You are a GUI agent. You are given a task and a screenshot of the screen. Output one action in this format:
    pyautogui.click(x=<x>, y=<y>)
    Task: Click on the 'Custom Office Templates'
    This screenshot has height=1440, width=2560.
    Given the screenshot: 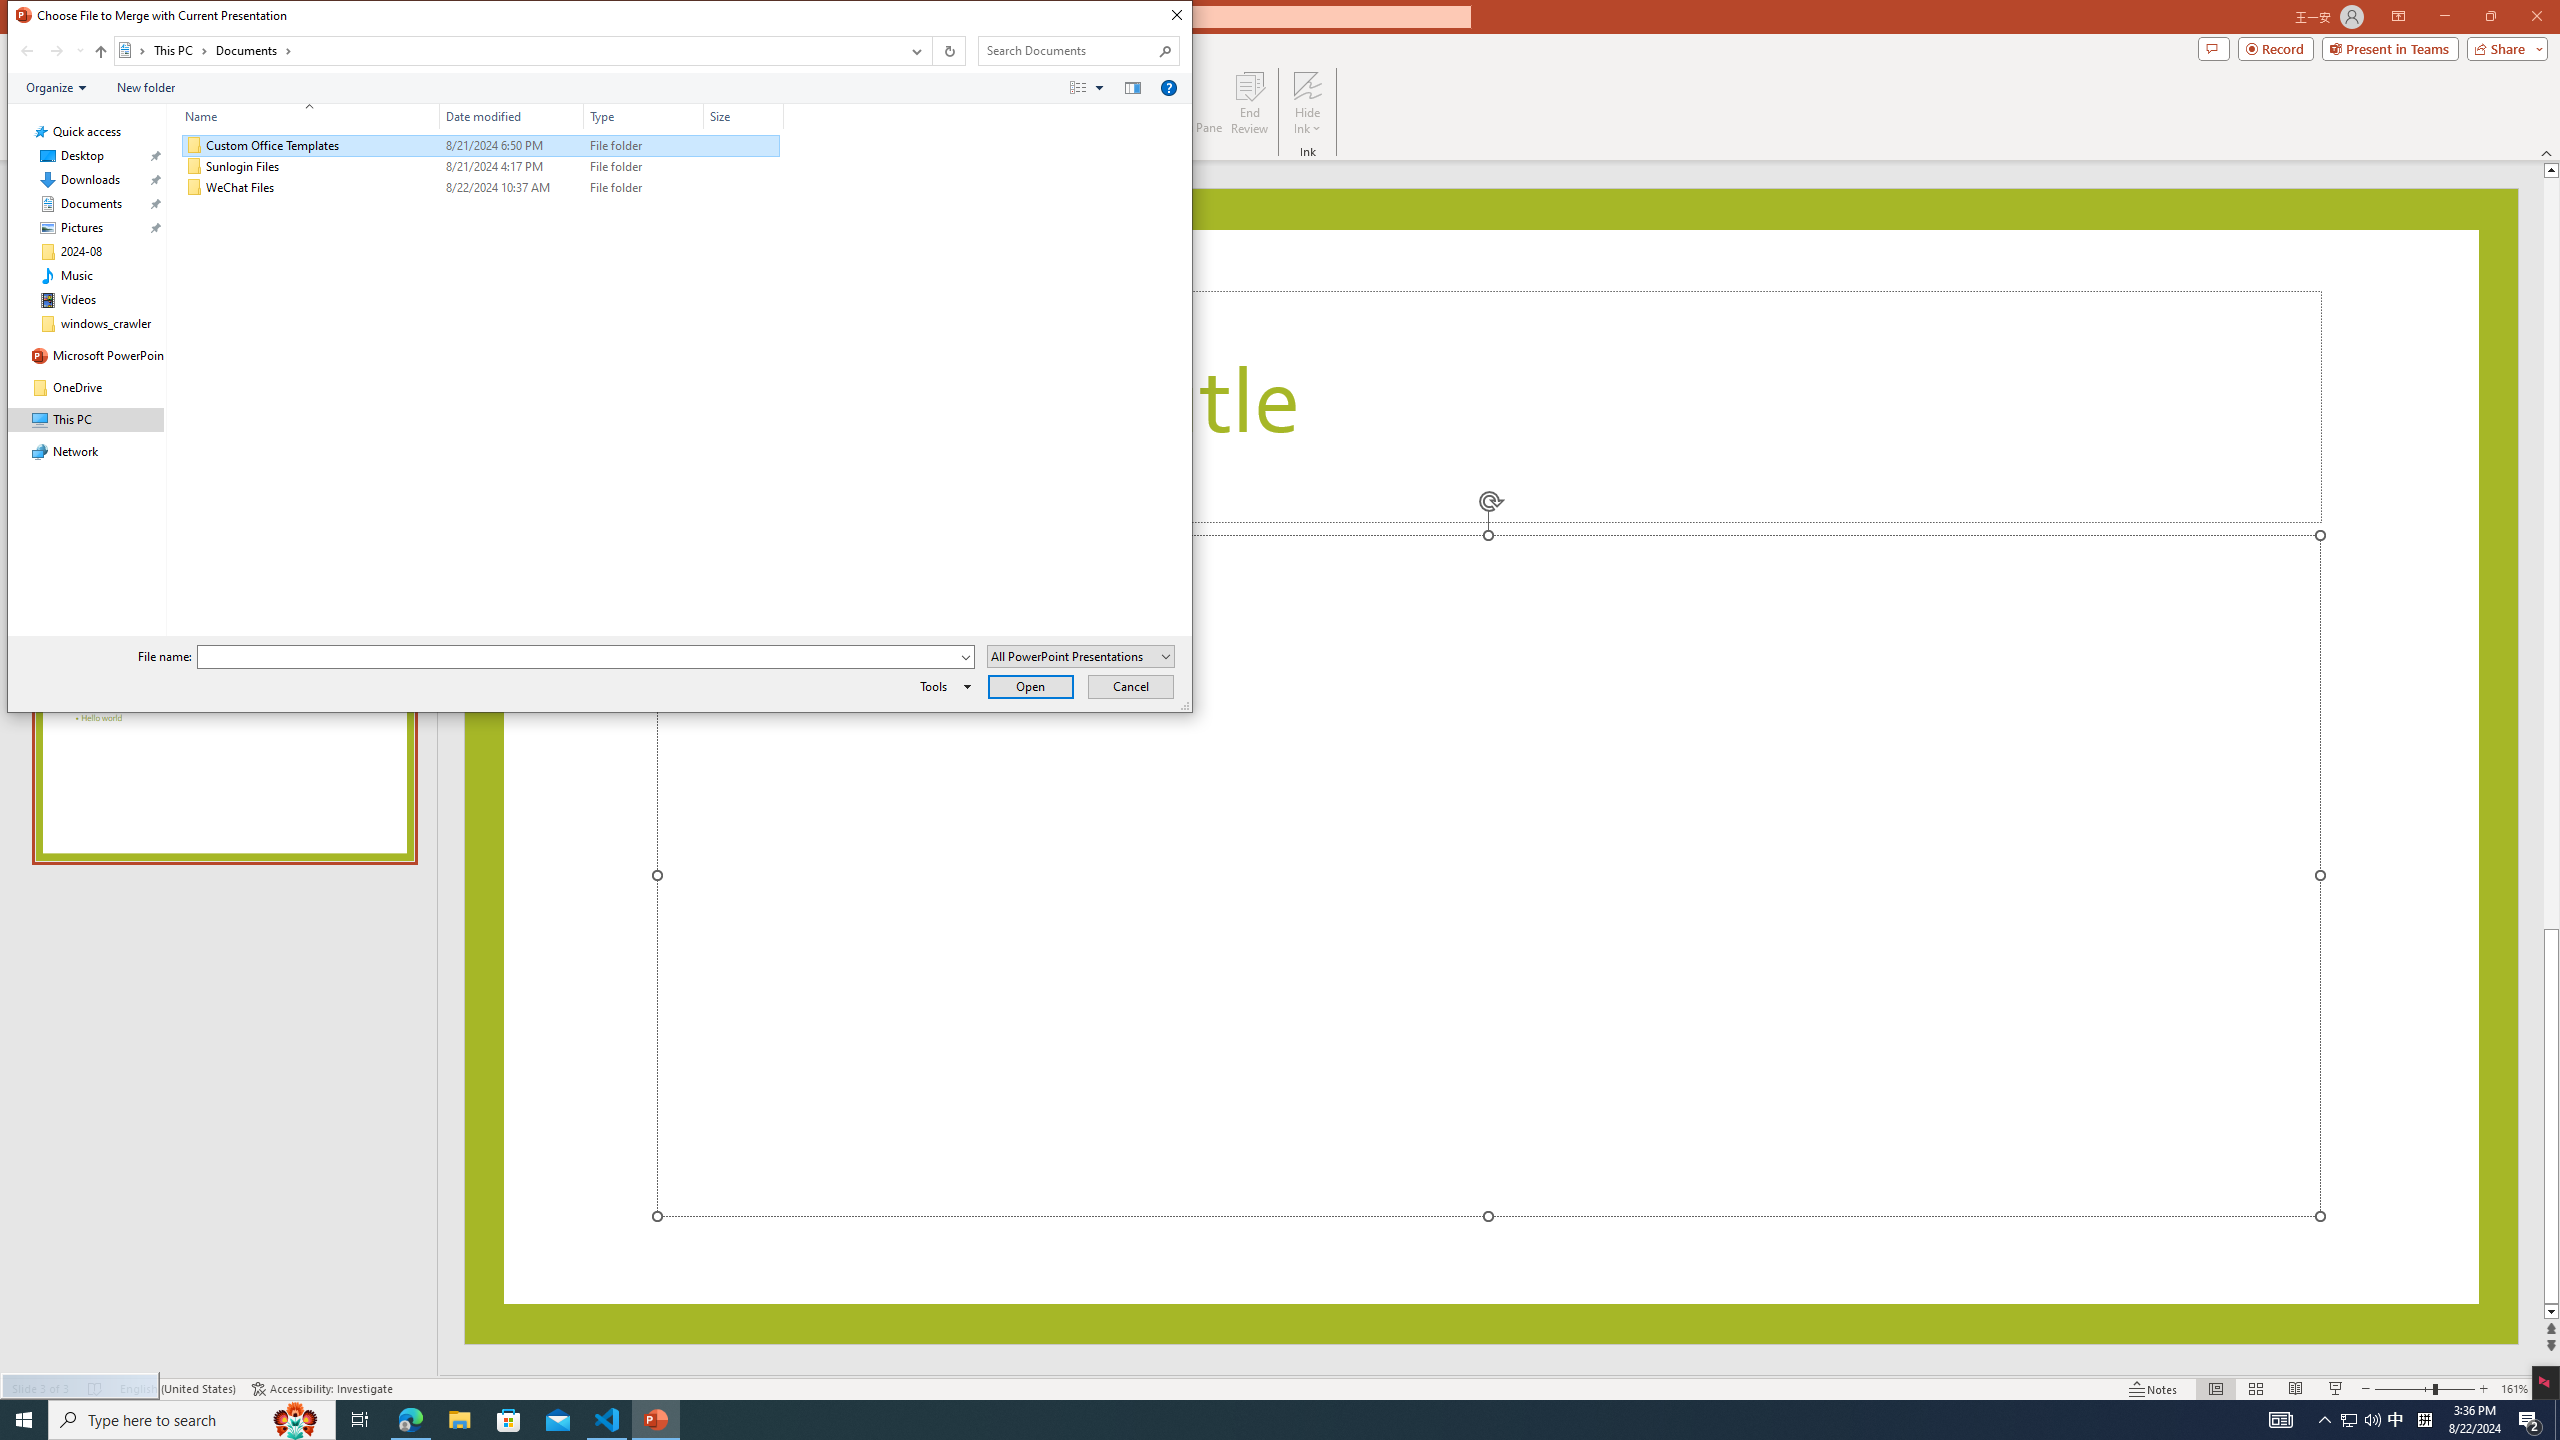 What is the action you would take?
    pyautogui.click(x=481, y=145)
    